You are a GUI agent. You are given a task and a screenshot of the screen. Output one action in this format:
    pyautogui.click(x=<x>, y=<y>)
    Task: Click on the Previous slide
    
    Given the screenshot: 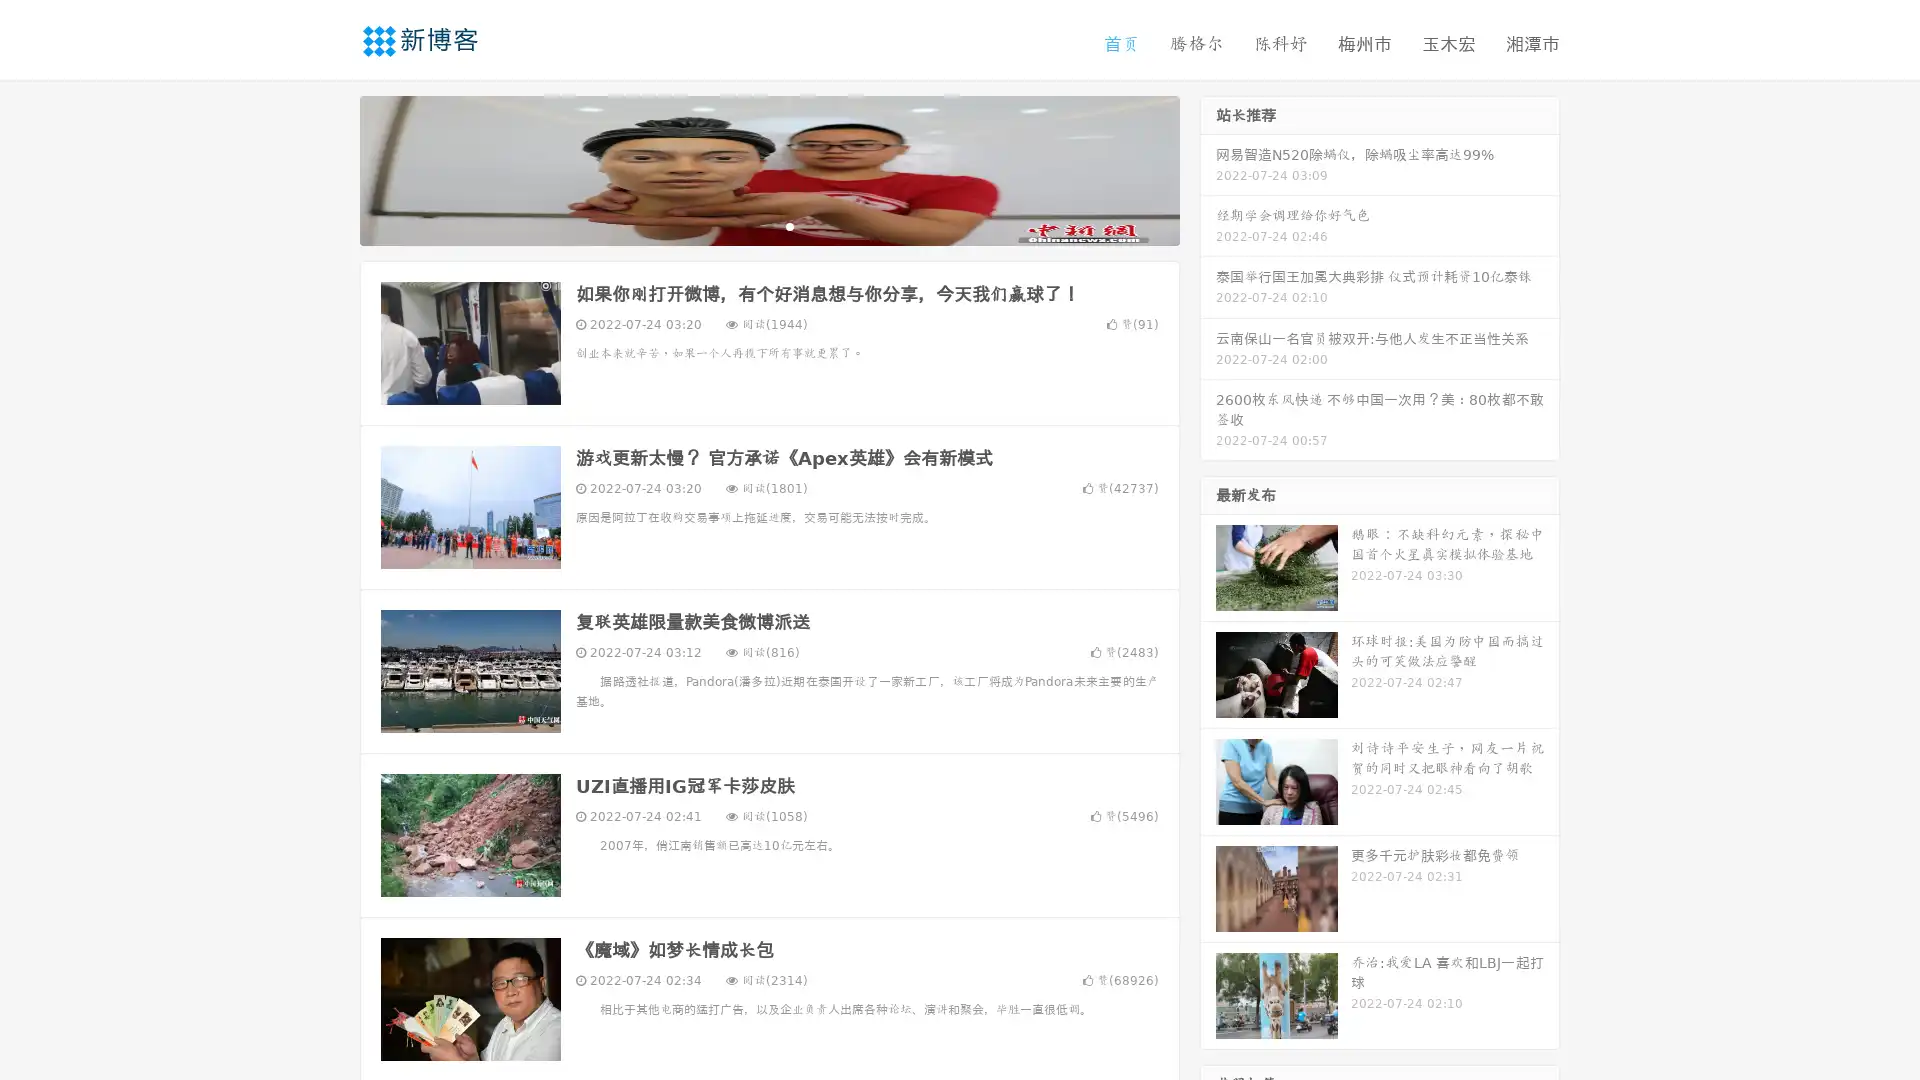 What is the action you would take?
    pyautogui.click(x=330, y=168)
    